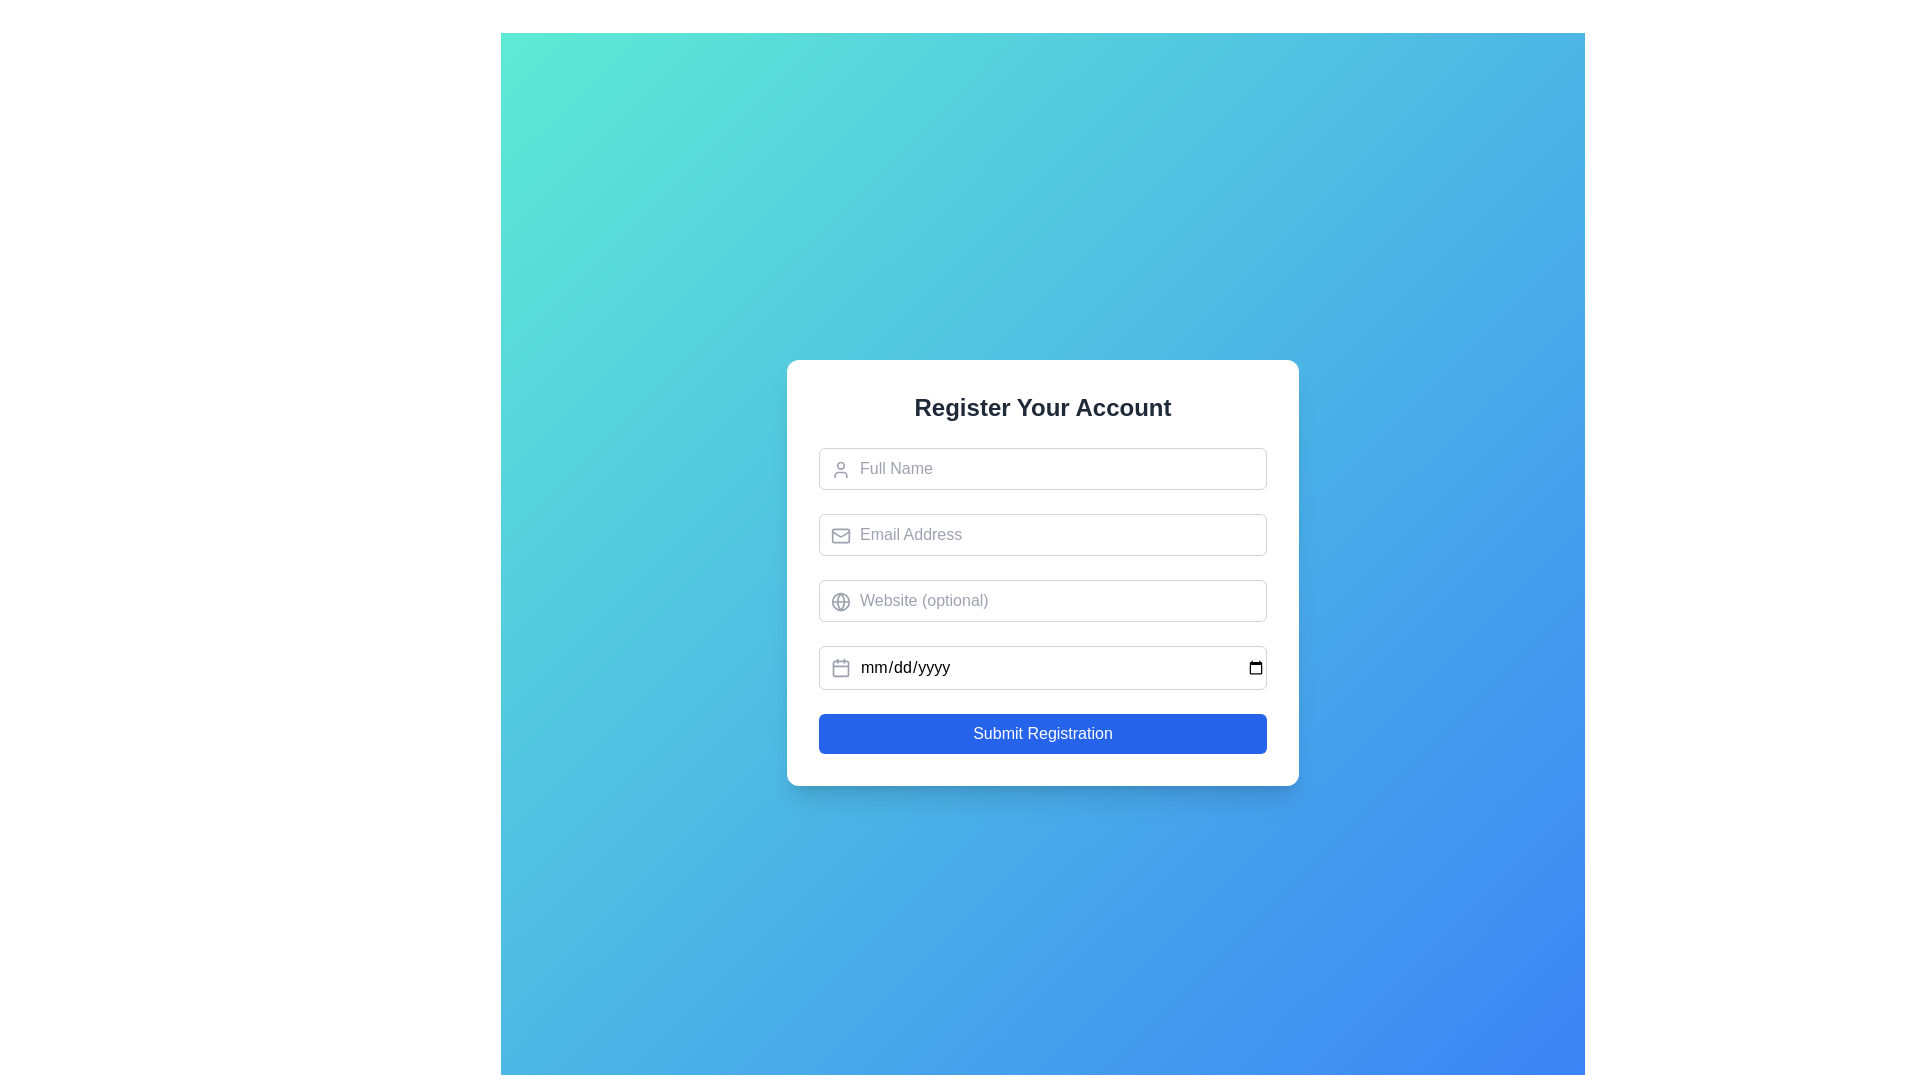 Image resolution: width=1920 pixels, height=1080 pixels. I want to click on the SVG rectangle component that is part of the calendar icon, positioned next to the date input field marked with 'mm/dd/yyyy', so click(840, 667).